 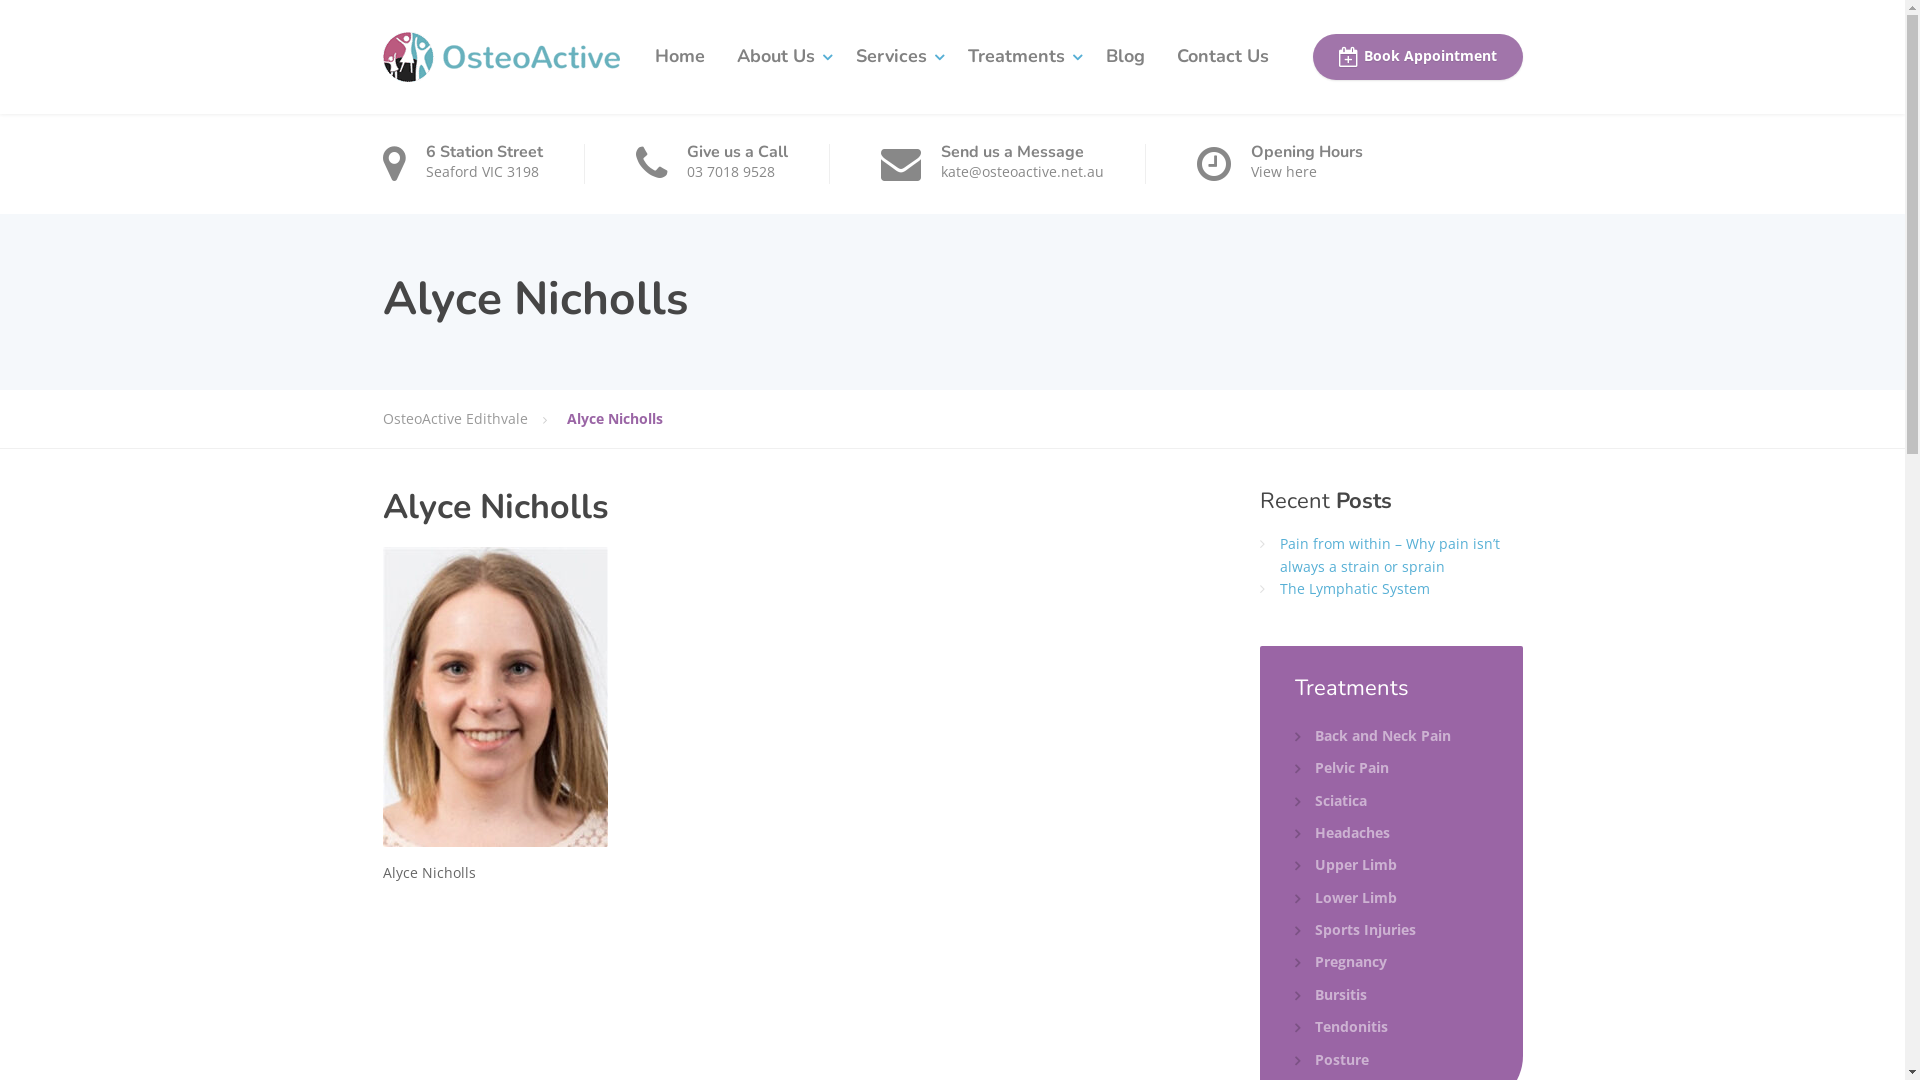 I want to click on 'Back and Neck Pain', so click(x=1371, y=736).